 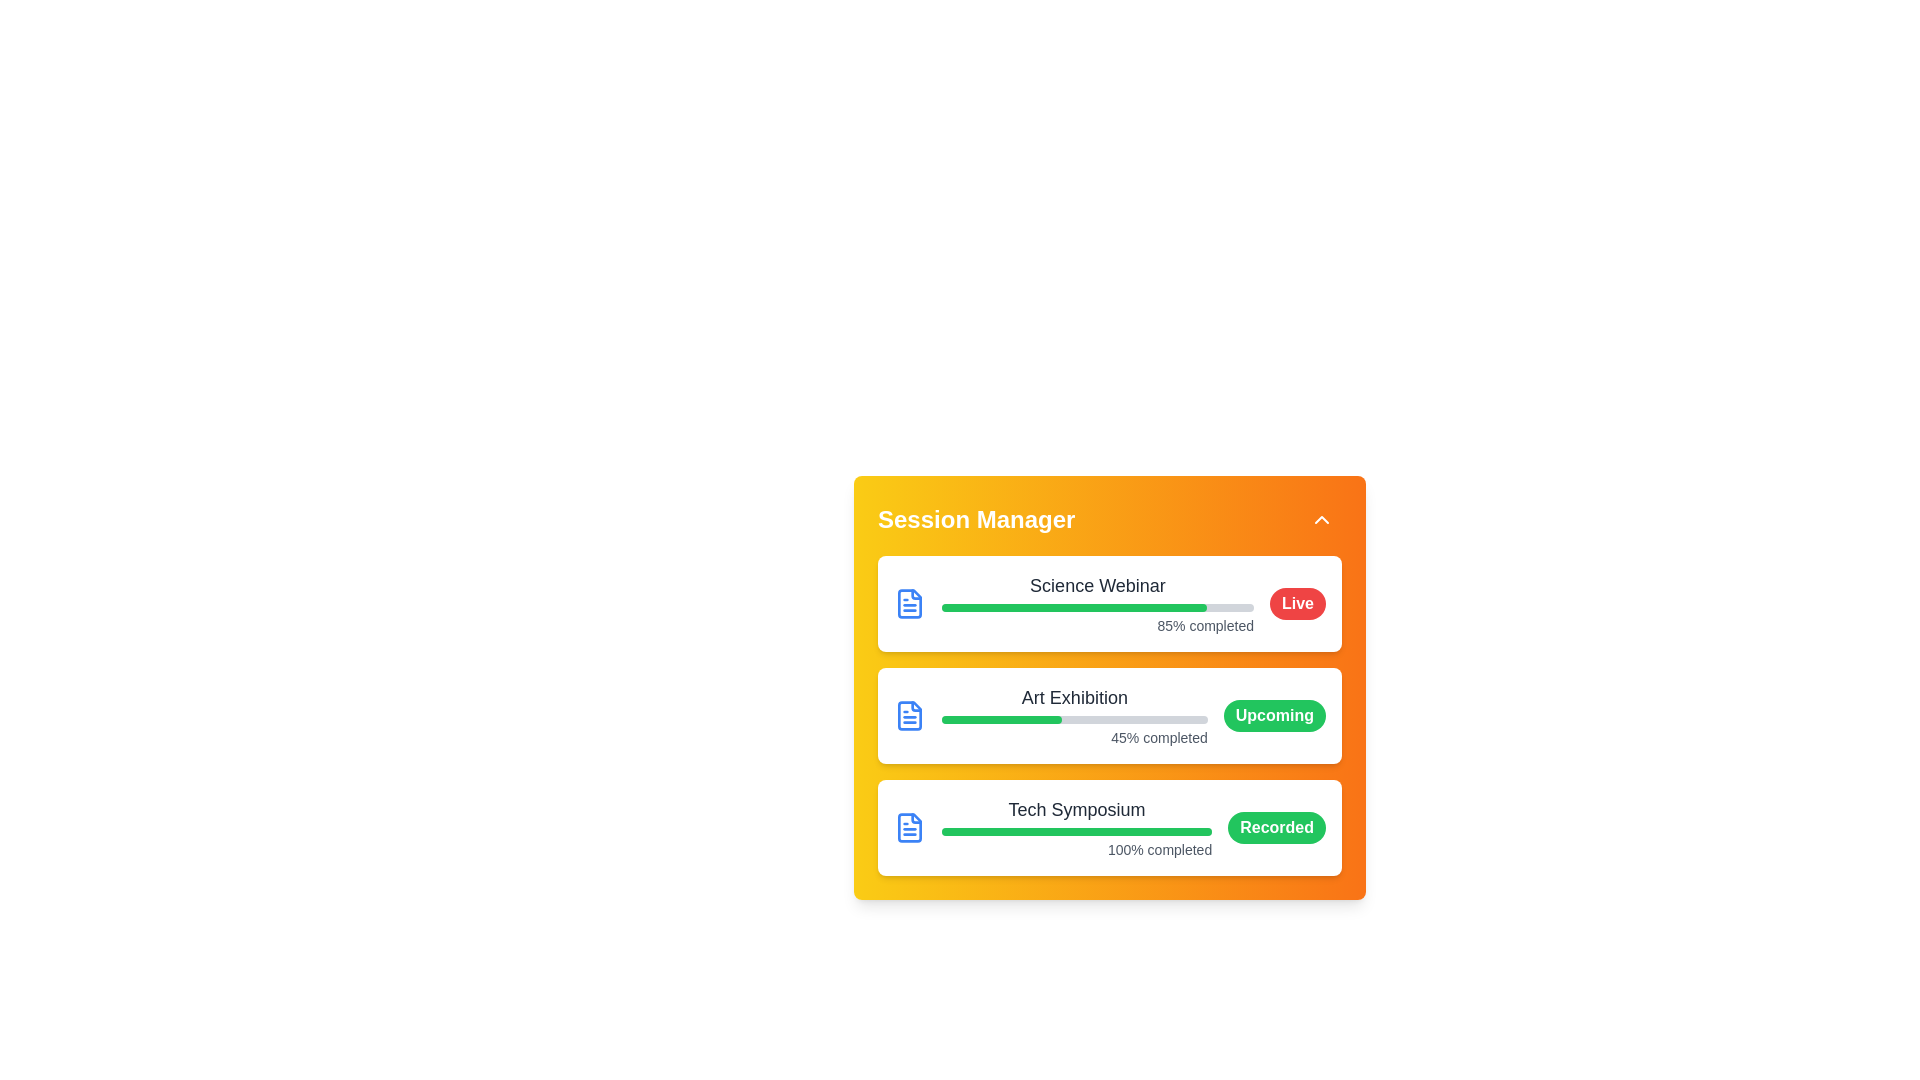 I want to click on the small button with an upward-pointing chevron icon, styled with a white color on an orange background, located in the top-right corner of the 'Session Manager' header, so click(x=1321, y=519).